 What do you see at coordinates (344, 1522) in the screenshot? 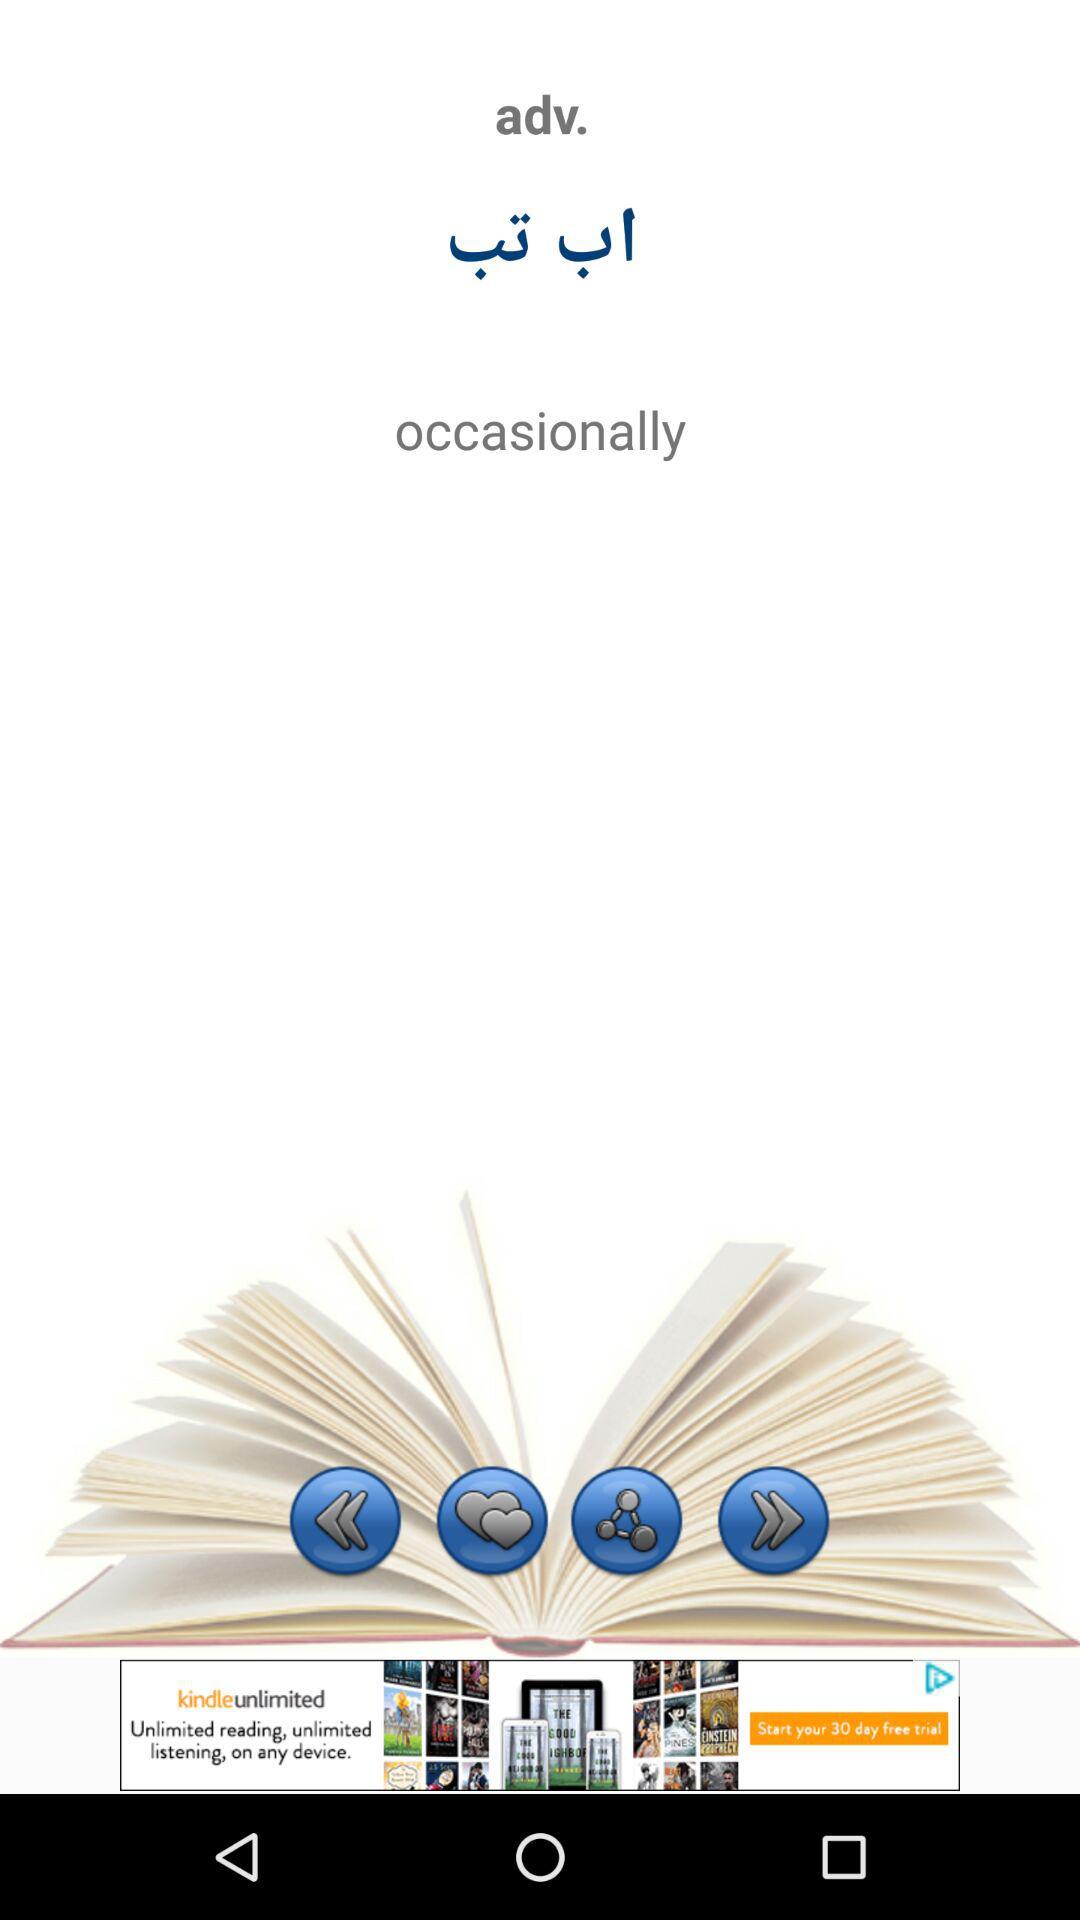
I see `come back` at bounding box center [344, 1522].